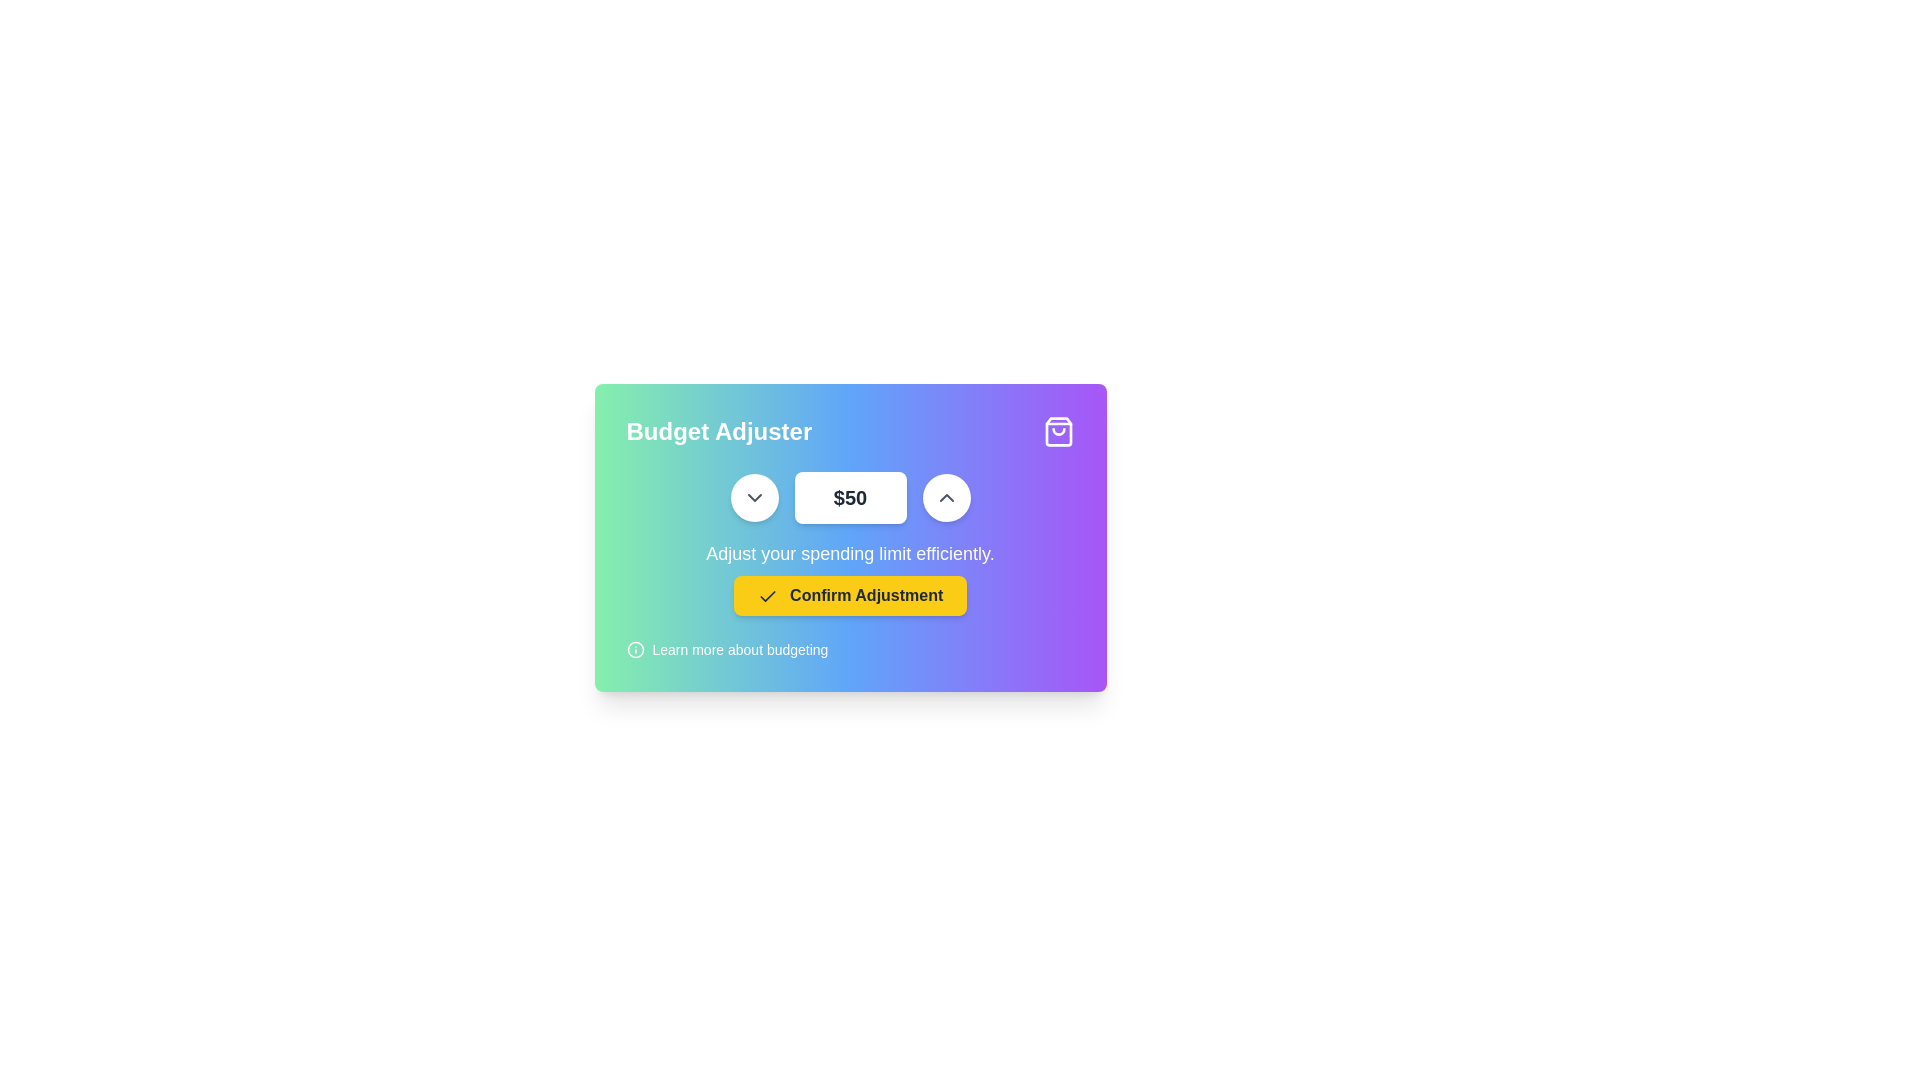  What do you see at coordinates (850, 595) in the screenshot?
I see `the rectangular button with a vibrant yellow background and the text 'Confirm Adjustment' in bold dark gray letters to confirm the adjustment` at bounding box center [850, 595].